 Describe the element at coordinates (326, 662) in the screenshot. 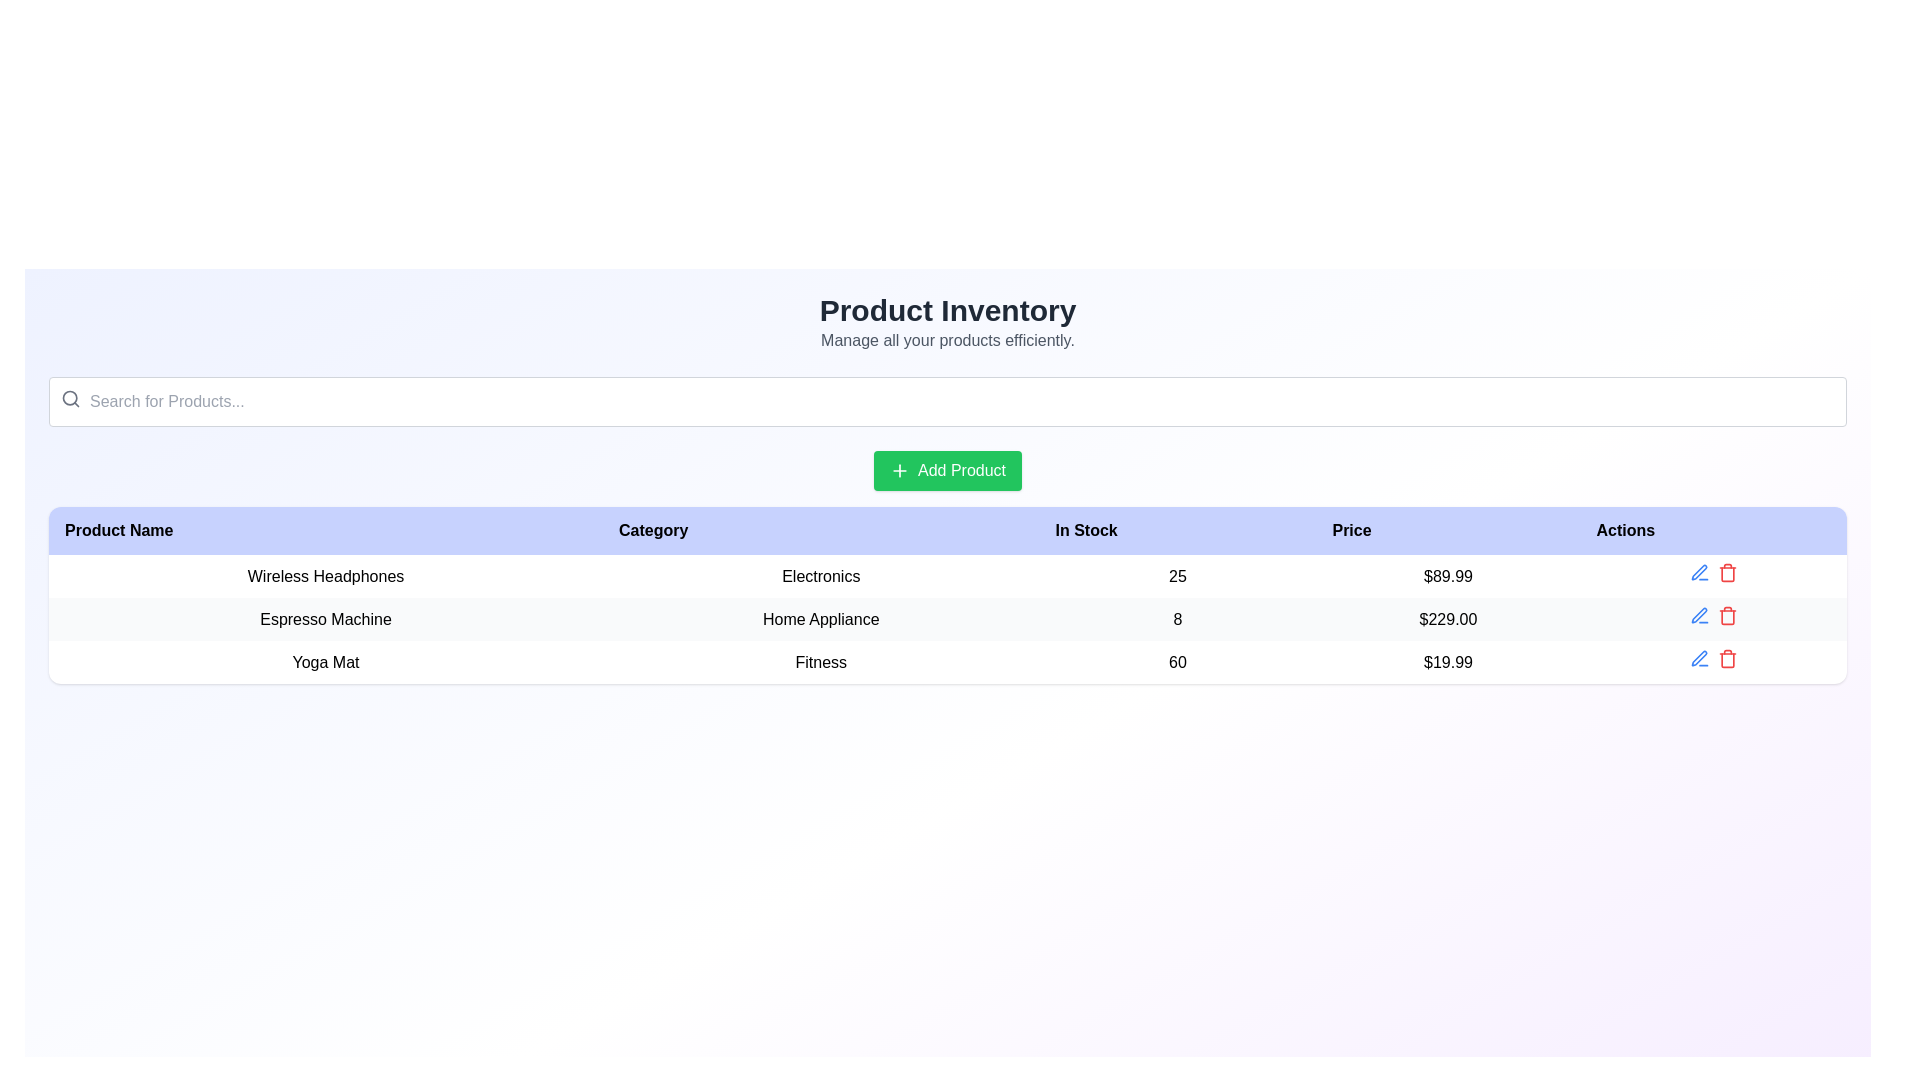

I see `the 'Yoga Mat' text label, which identifies the product name in the inventory table under the 'Product Name' column` at that location.